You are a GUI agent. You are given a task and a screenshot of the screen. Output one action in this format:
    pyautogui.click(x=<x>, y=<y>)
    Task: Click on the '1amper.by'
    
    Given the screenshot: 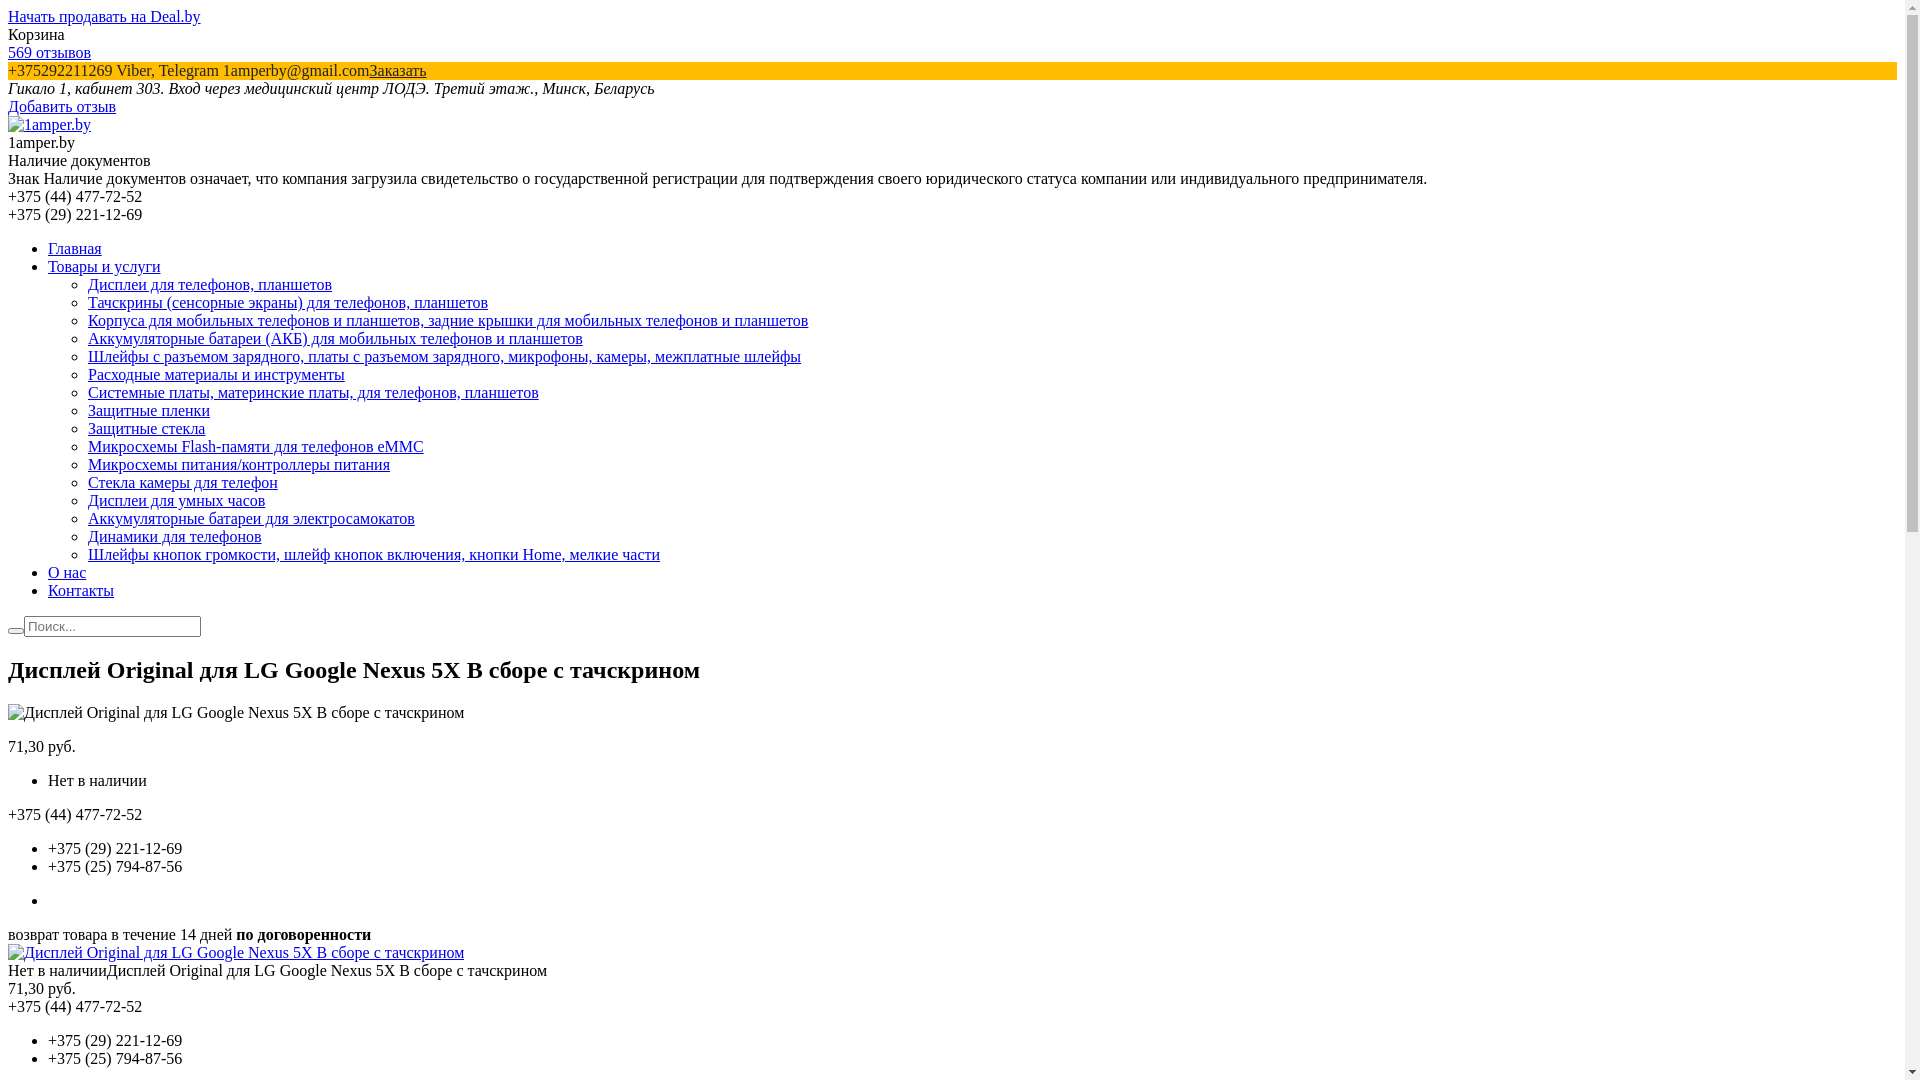 What is the action you would take?
    pyautogui.click(x=8, y=124)
    